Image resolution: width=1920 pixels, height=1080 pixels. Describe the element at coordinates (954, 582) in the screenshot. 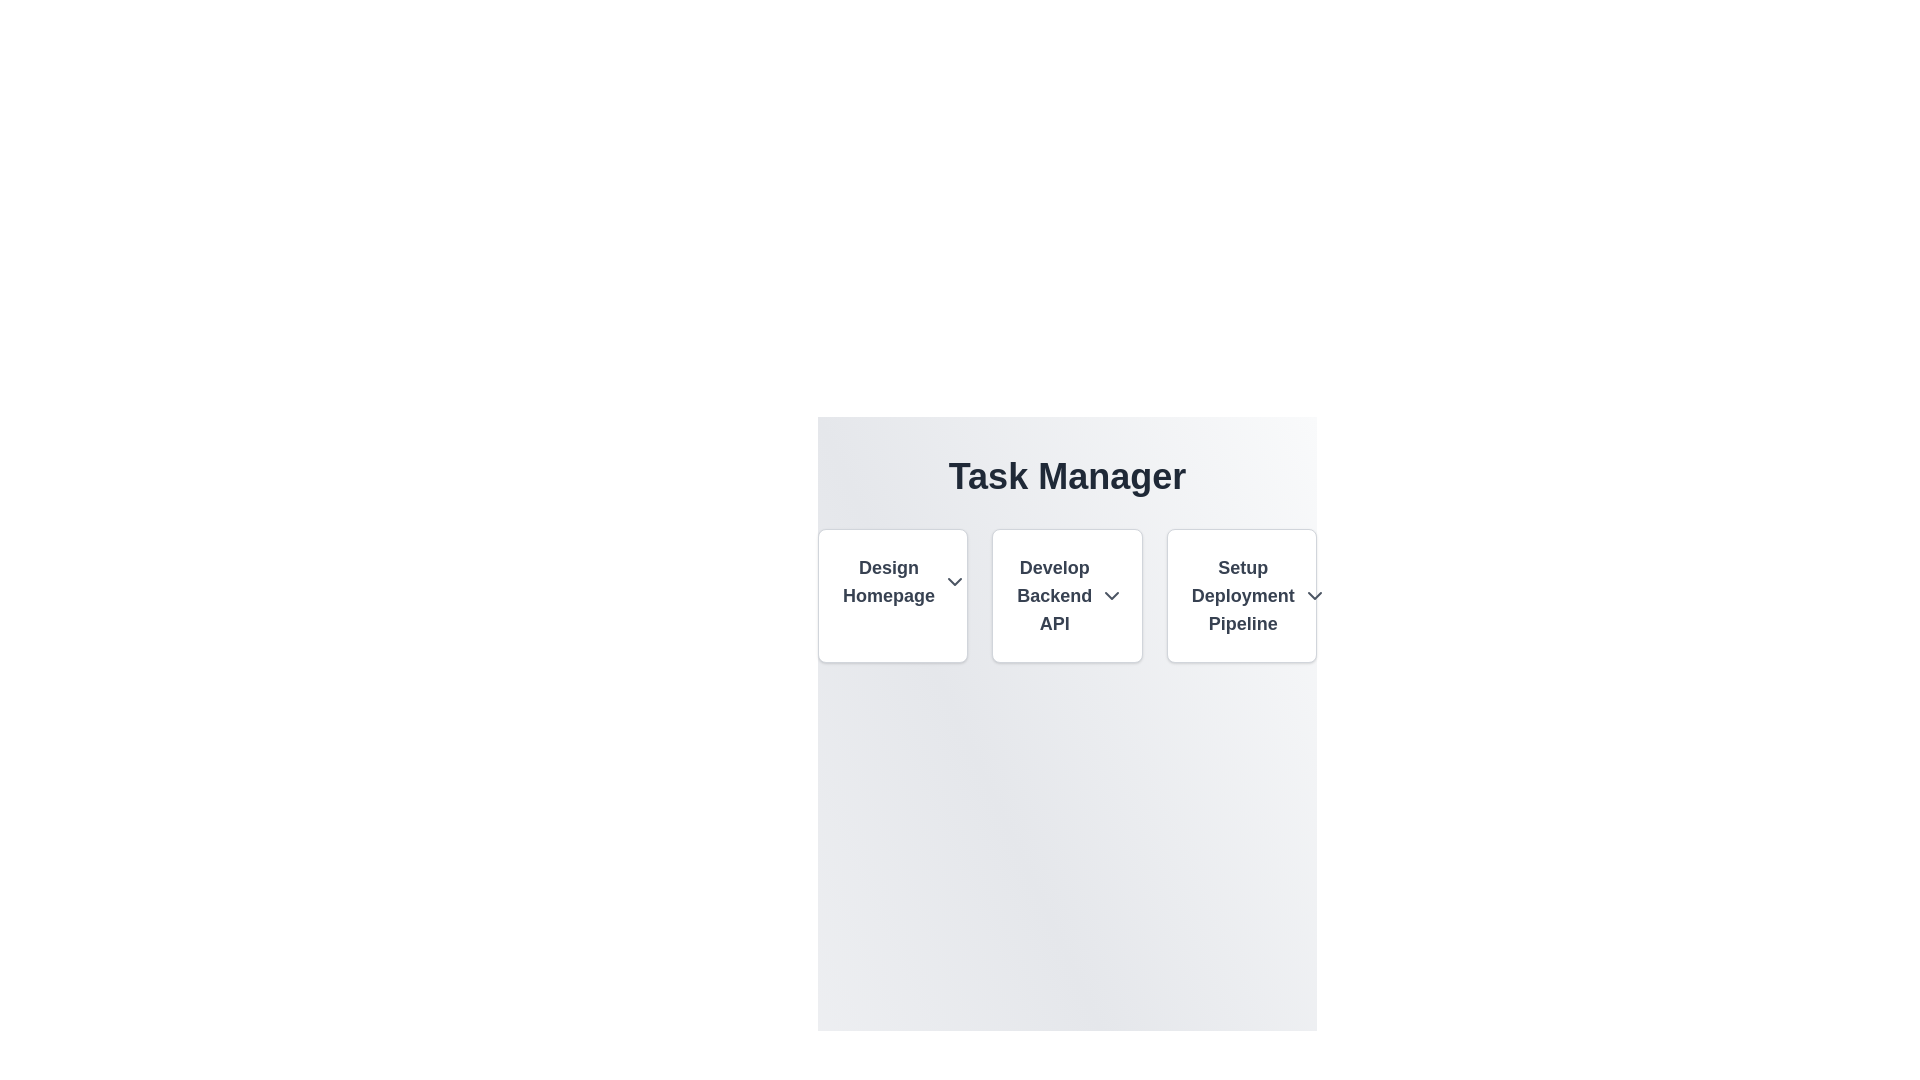

I see `the downward-pointing chevron icon located beside the text 'Design Homepage' in the first card under 'Task Manager'` at that location.